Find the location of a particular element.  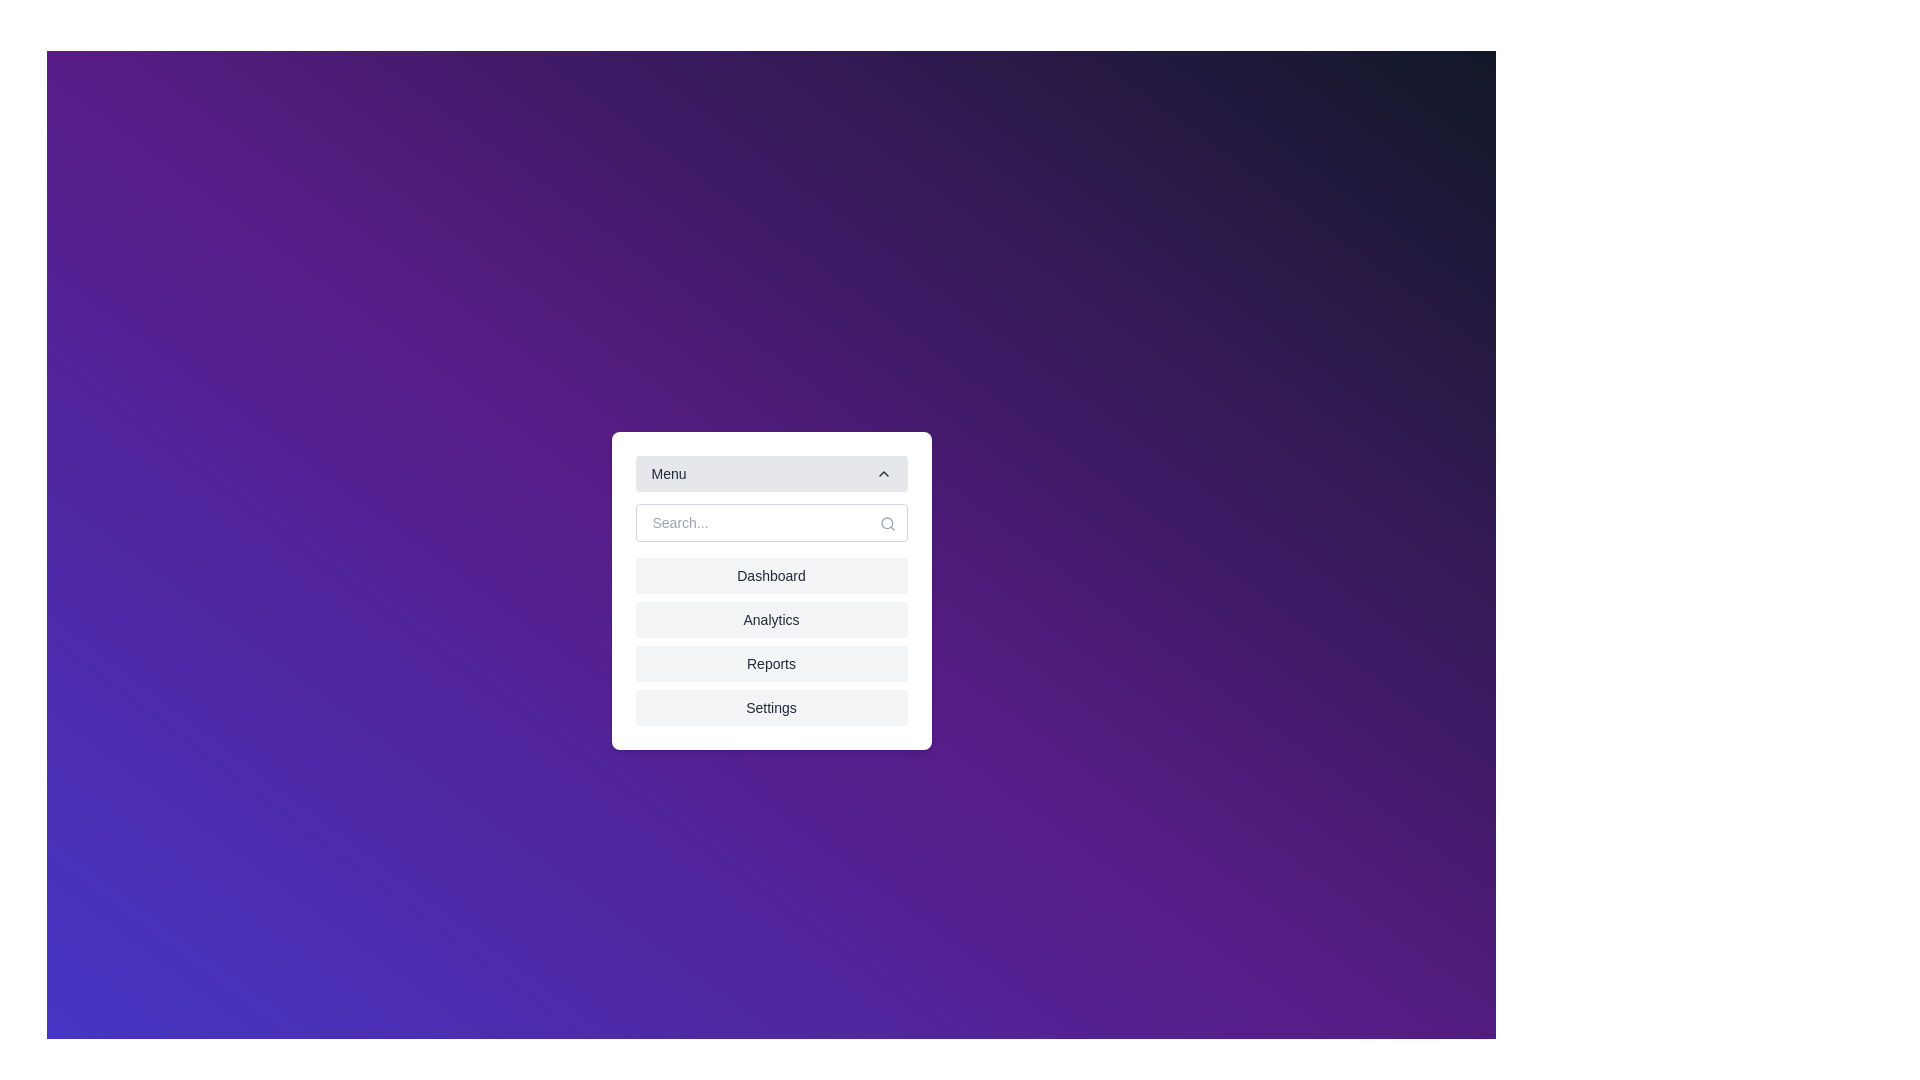

the 'Menu' button to toggle the menu visibility is located at coordinates (770, 474).